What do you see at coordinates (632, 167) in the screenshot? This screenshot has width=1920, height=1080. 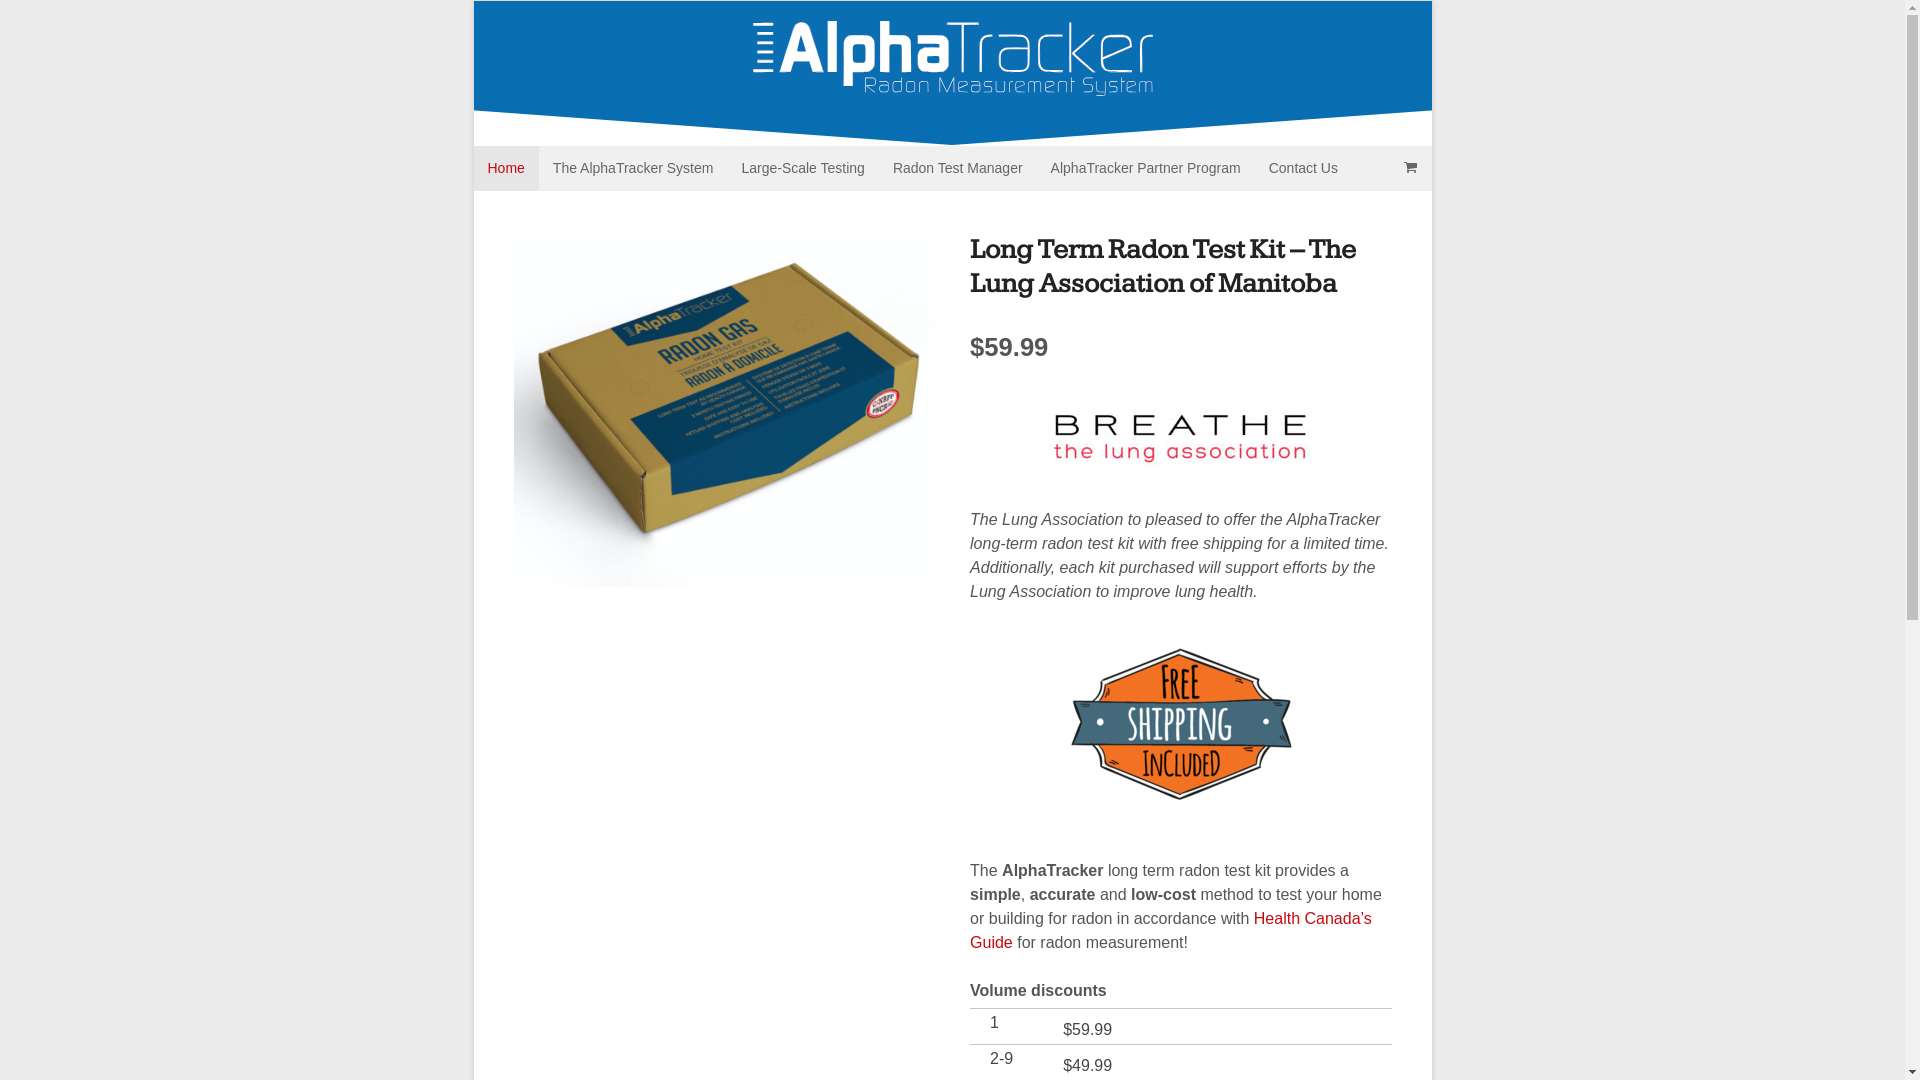 I see `'The AlphaTracker System'` at bounding box center [632, 167].